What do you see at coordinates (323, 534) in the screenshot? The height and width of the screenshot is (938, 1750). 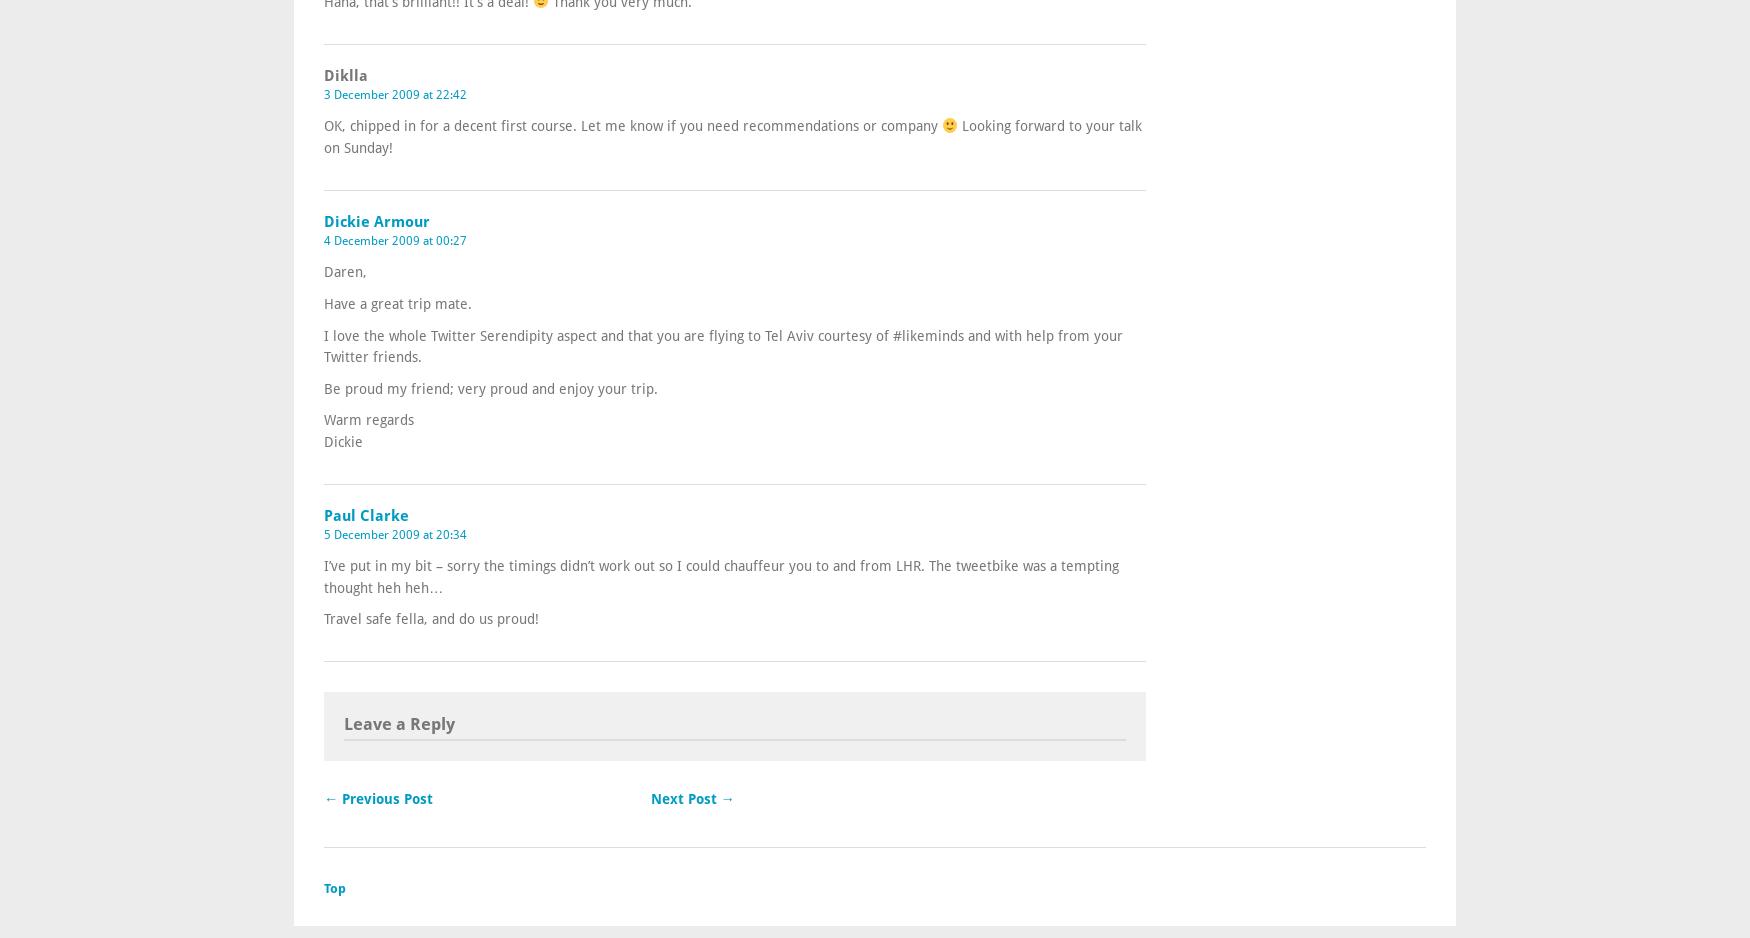 I see `'5 December 2009 at 20:34'` at bounding box center [323, 534].